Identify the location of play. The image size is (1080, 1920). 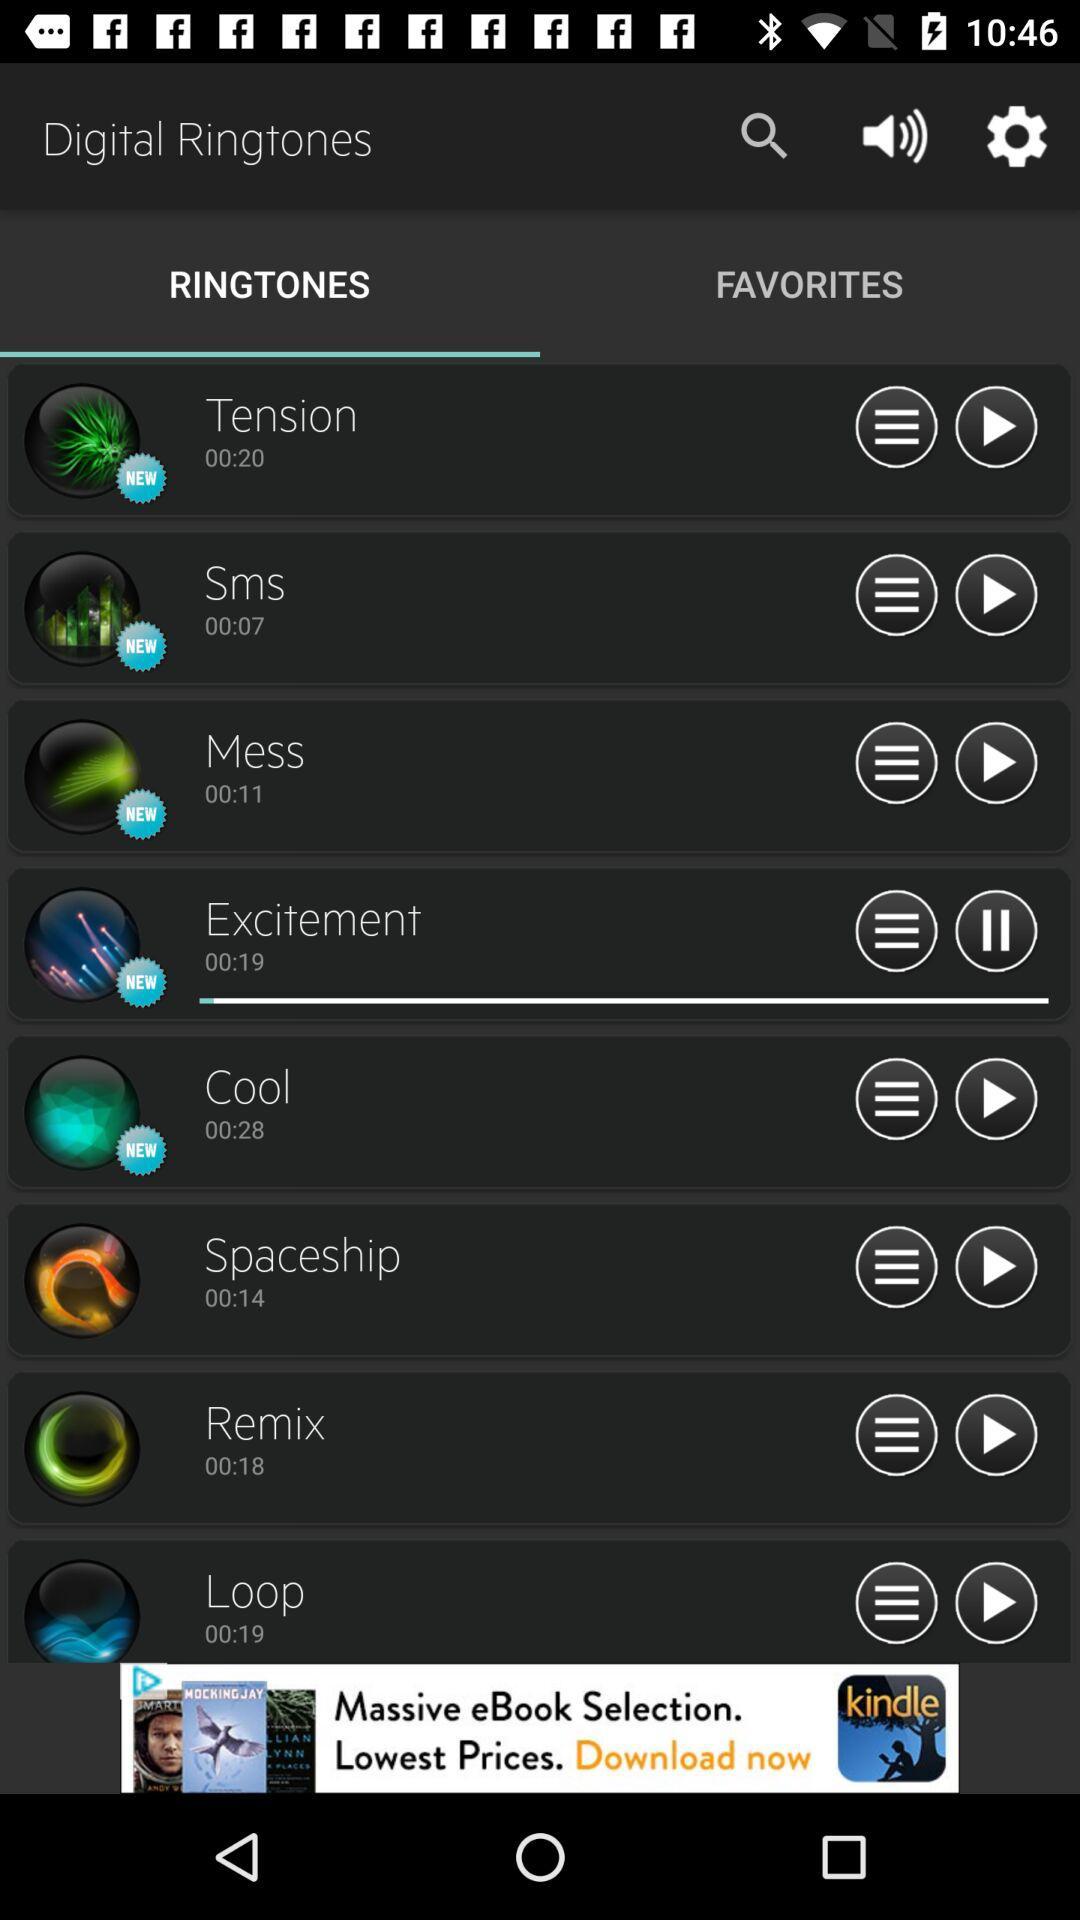
(995, 931).